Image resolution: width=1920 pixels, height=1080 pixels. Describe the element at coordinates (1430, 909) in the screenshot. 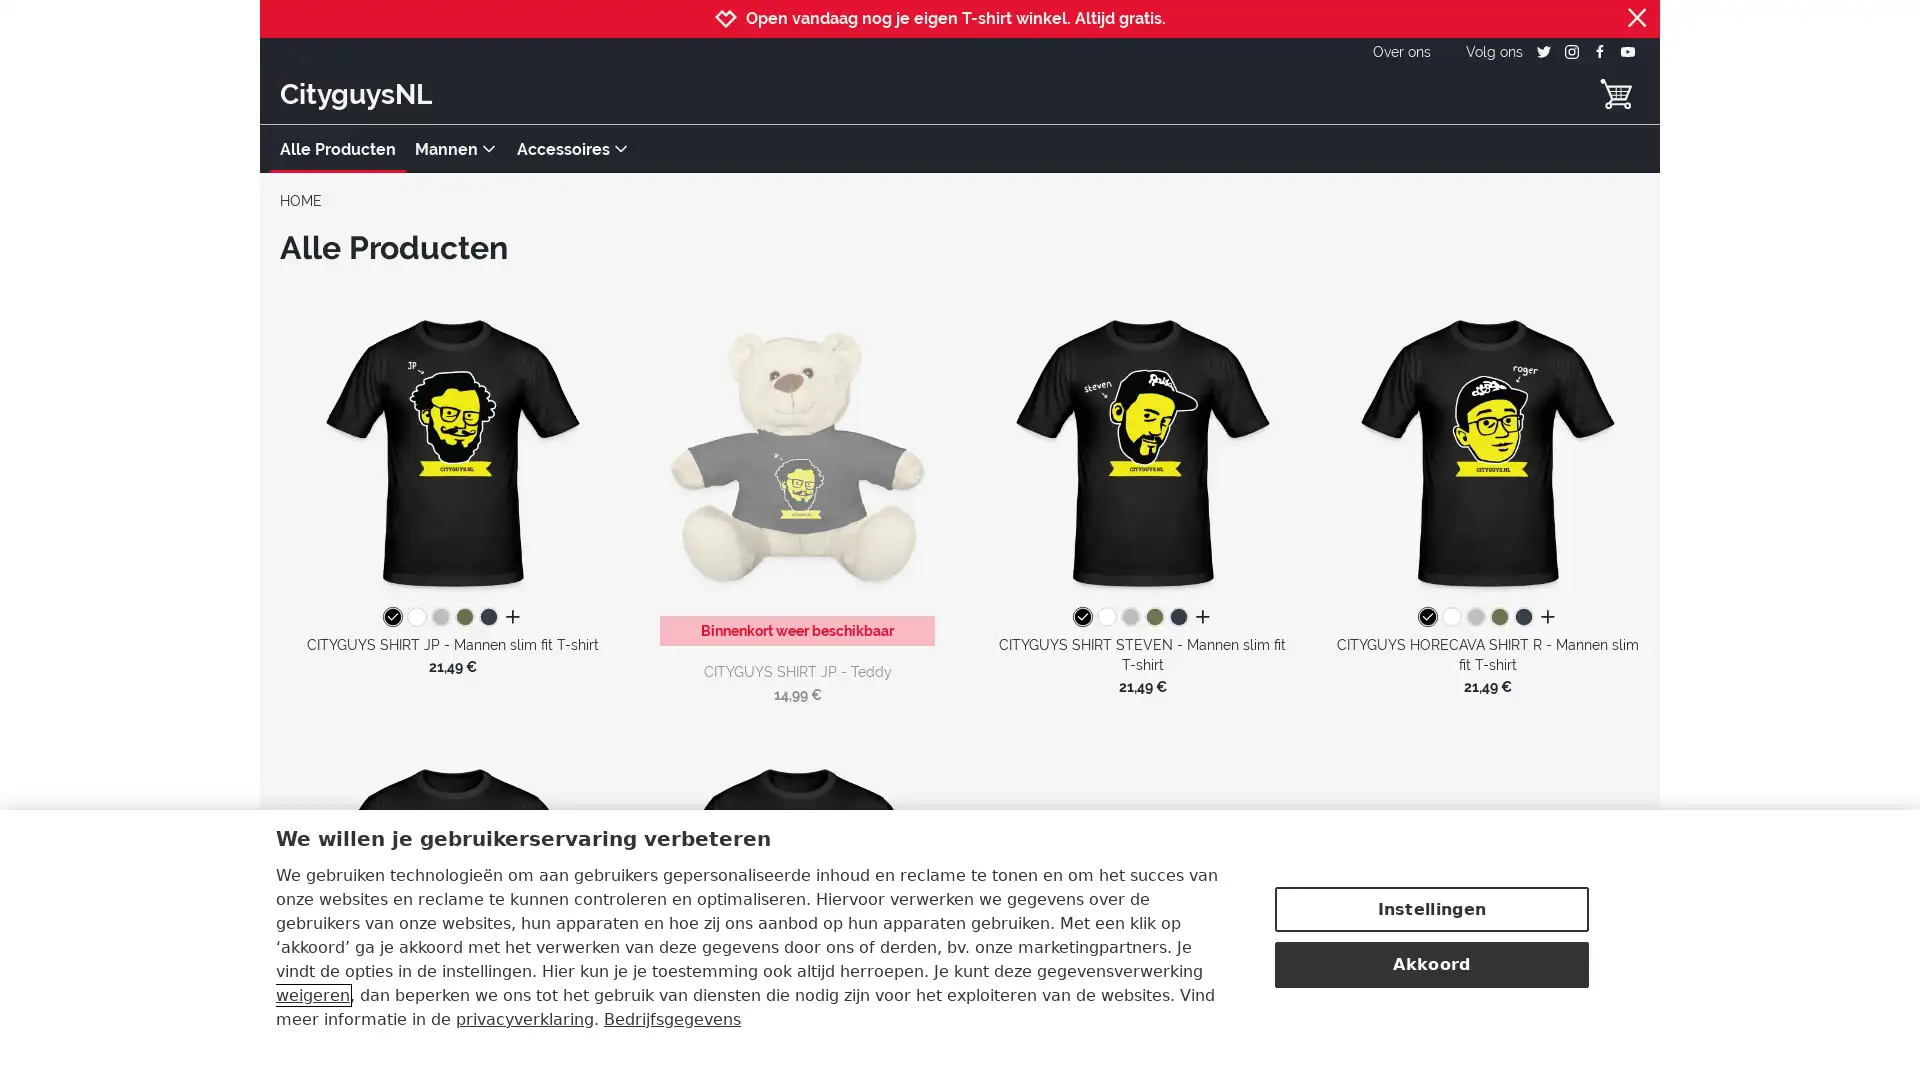

I see `Instellingen` at that location.